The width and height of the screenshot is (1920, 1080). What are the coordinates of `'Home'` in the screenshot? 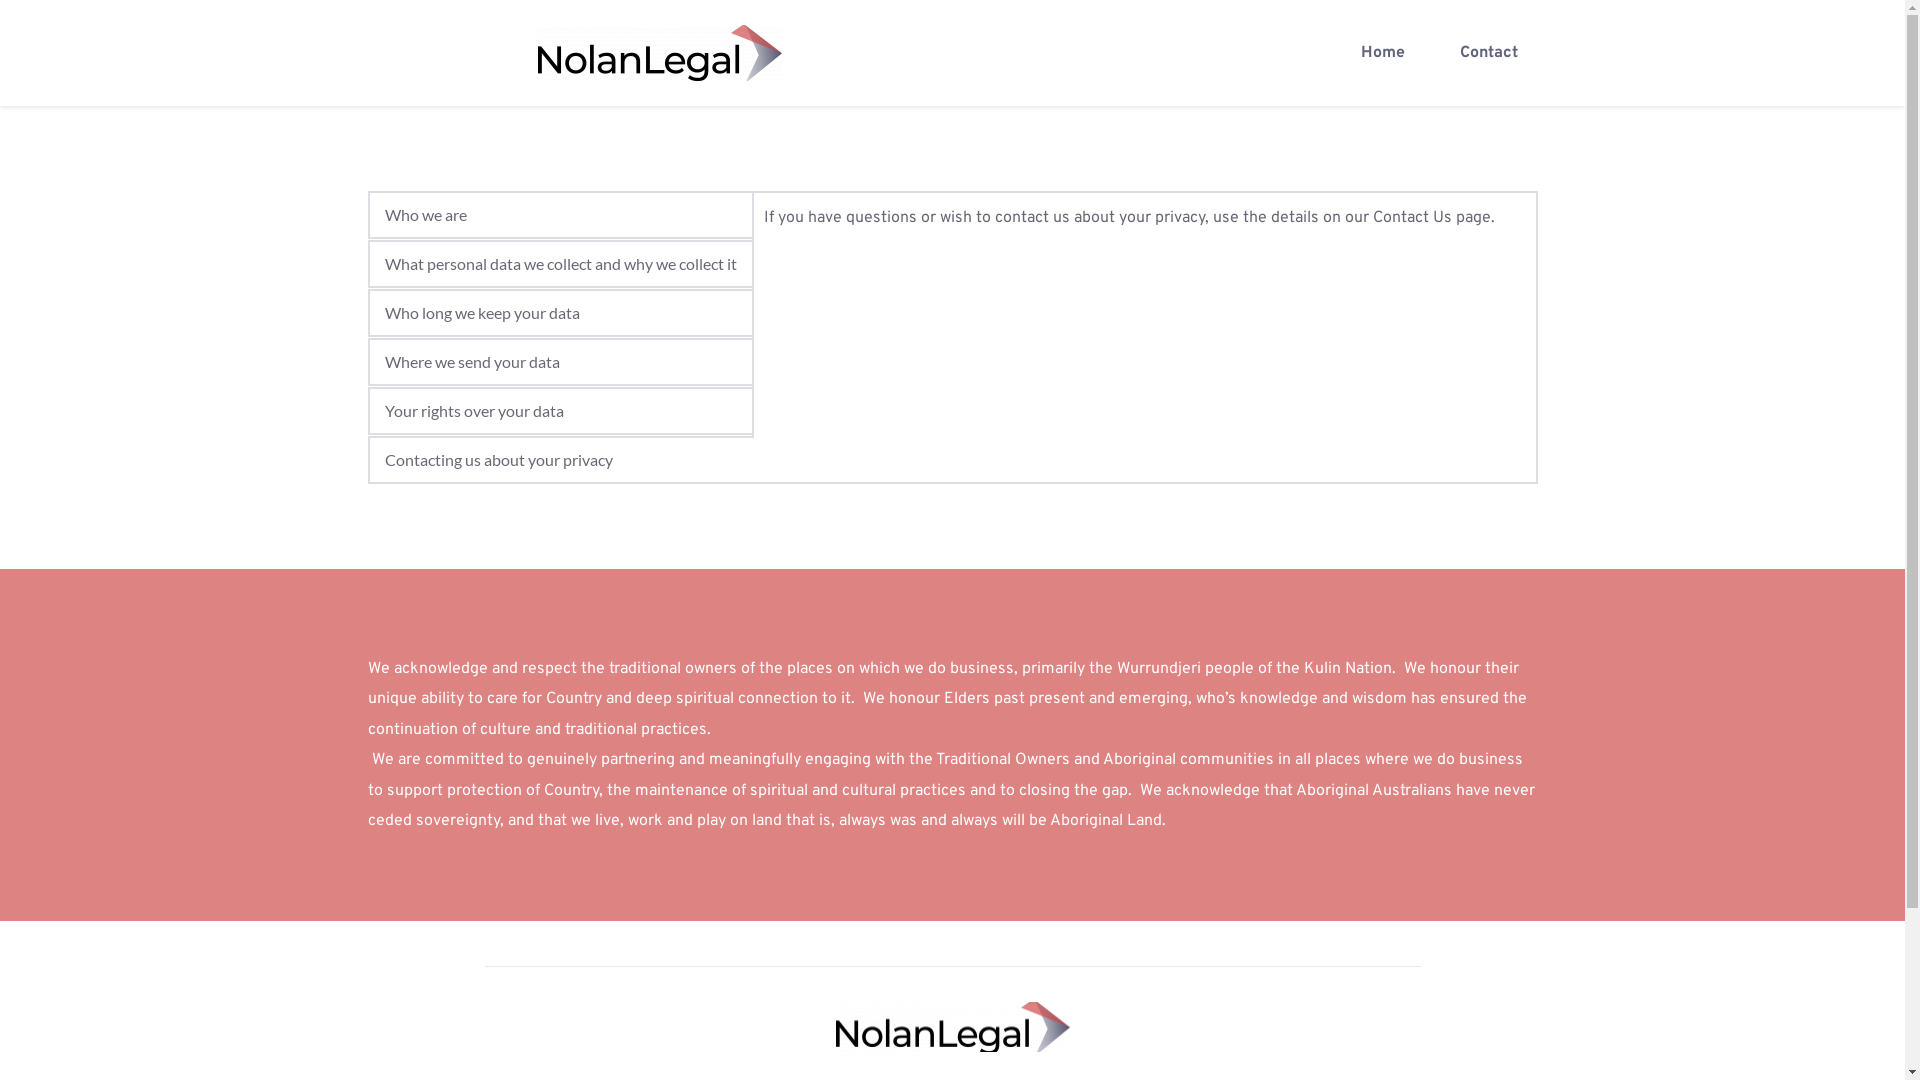 It's located at (1381, 52).